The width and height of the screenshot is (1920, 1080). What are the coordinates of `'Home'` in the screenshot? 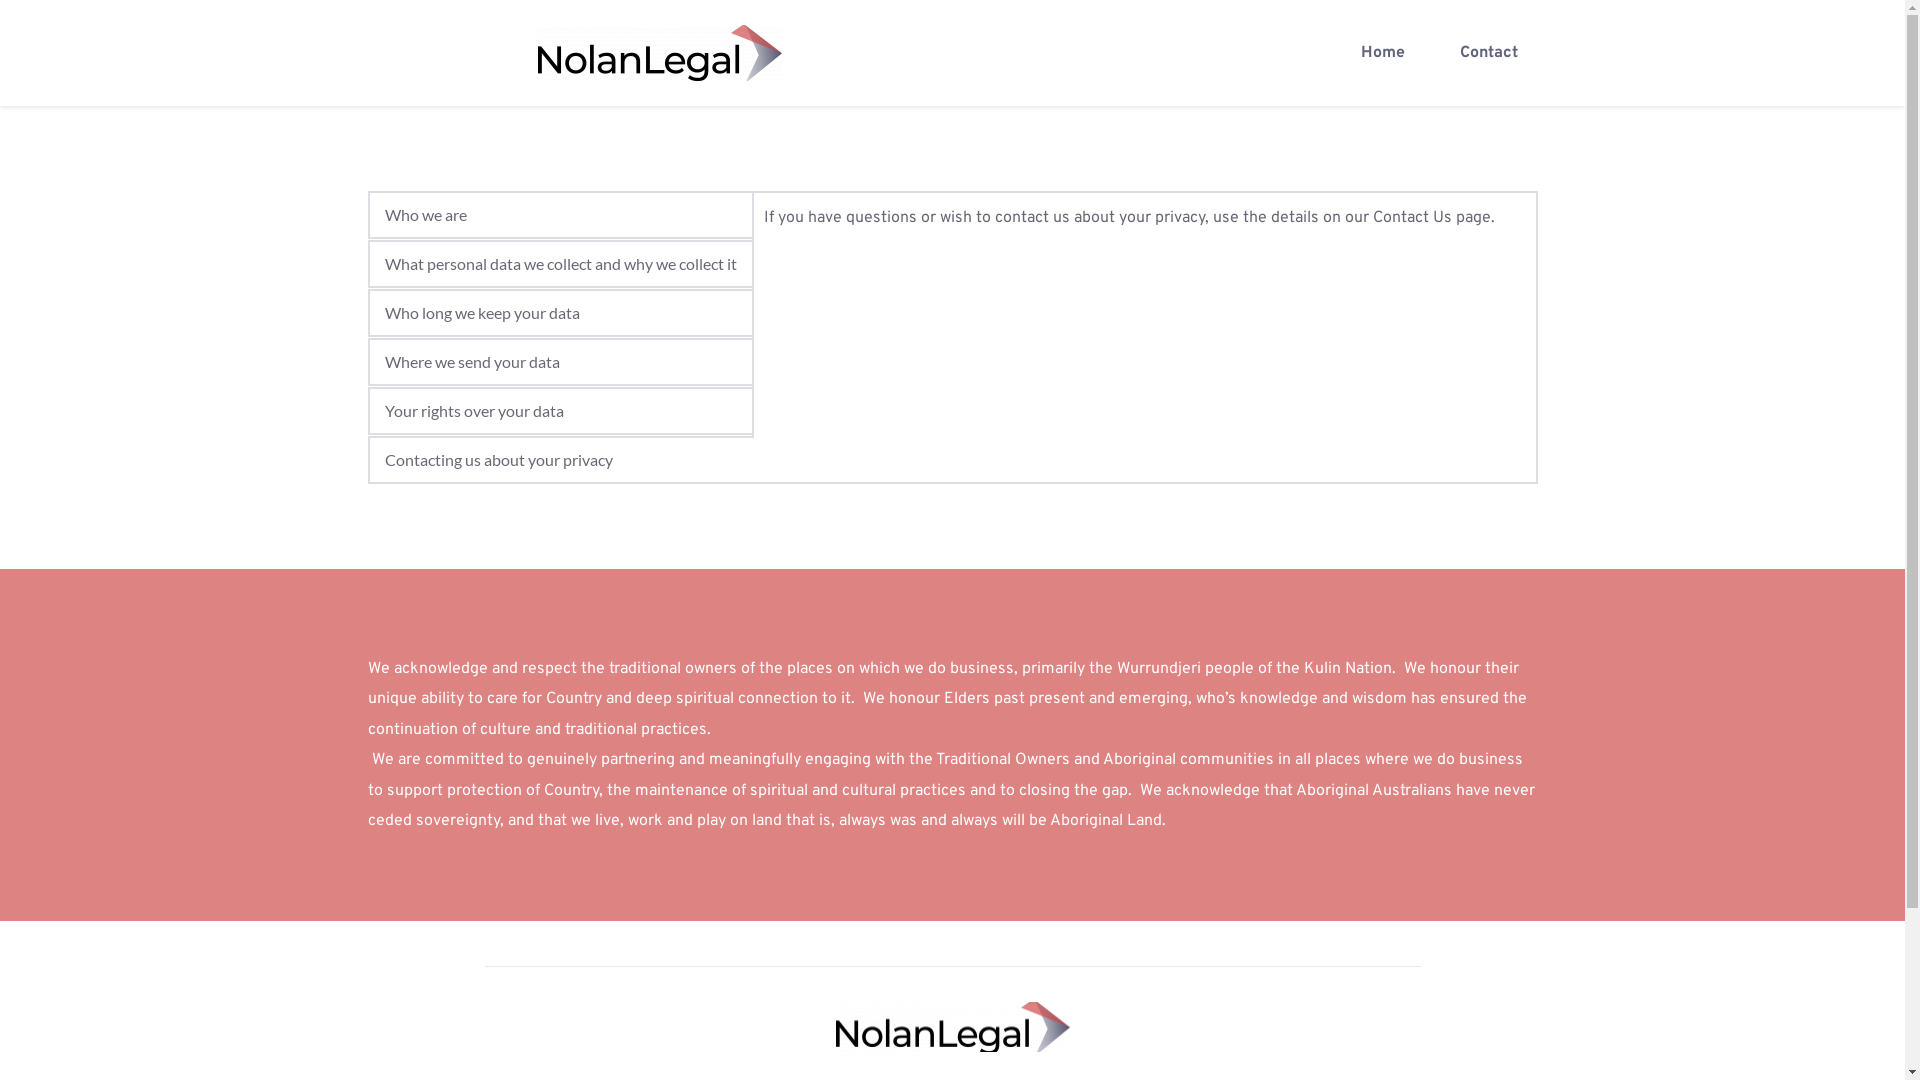 It's located at (1381, 52).